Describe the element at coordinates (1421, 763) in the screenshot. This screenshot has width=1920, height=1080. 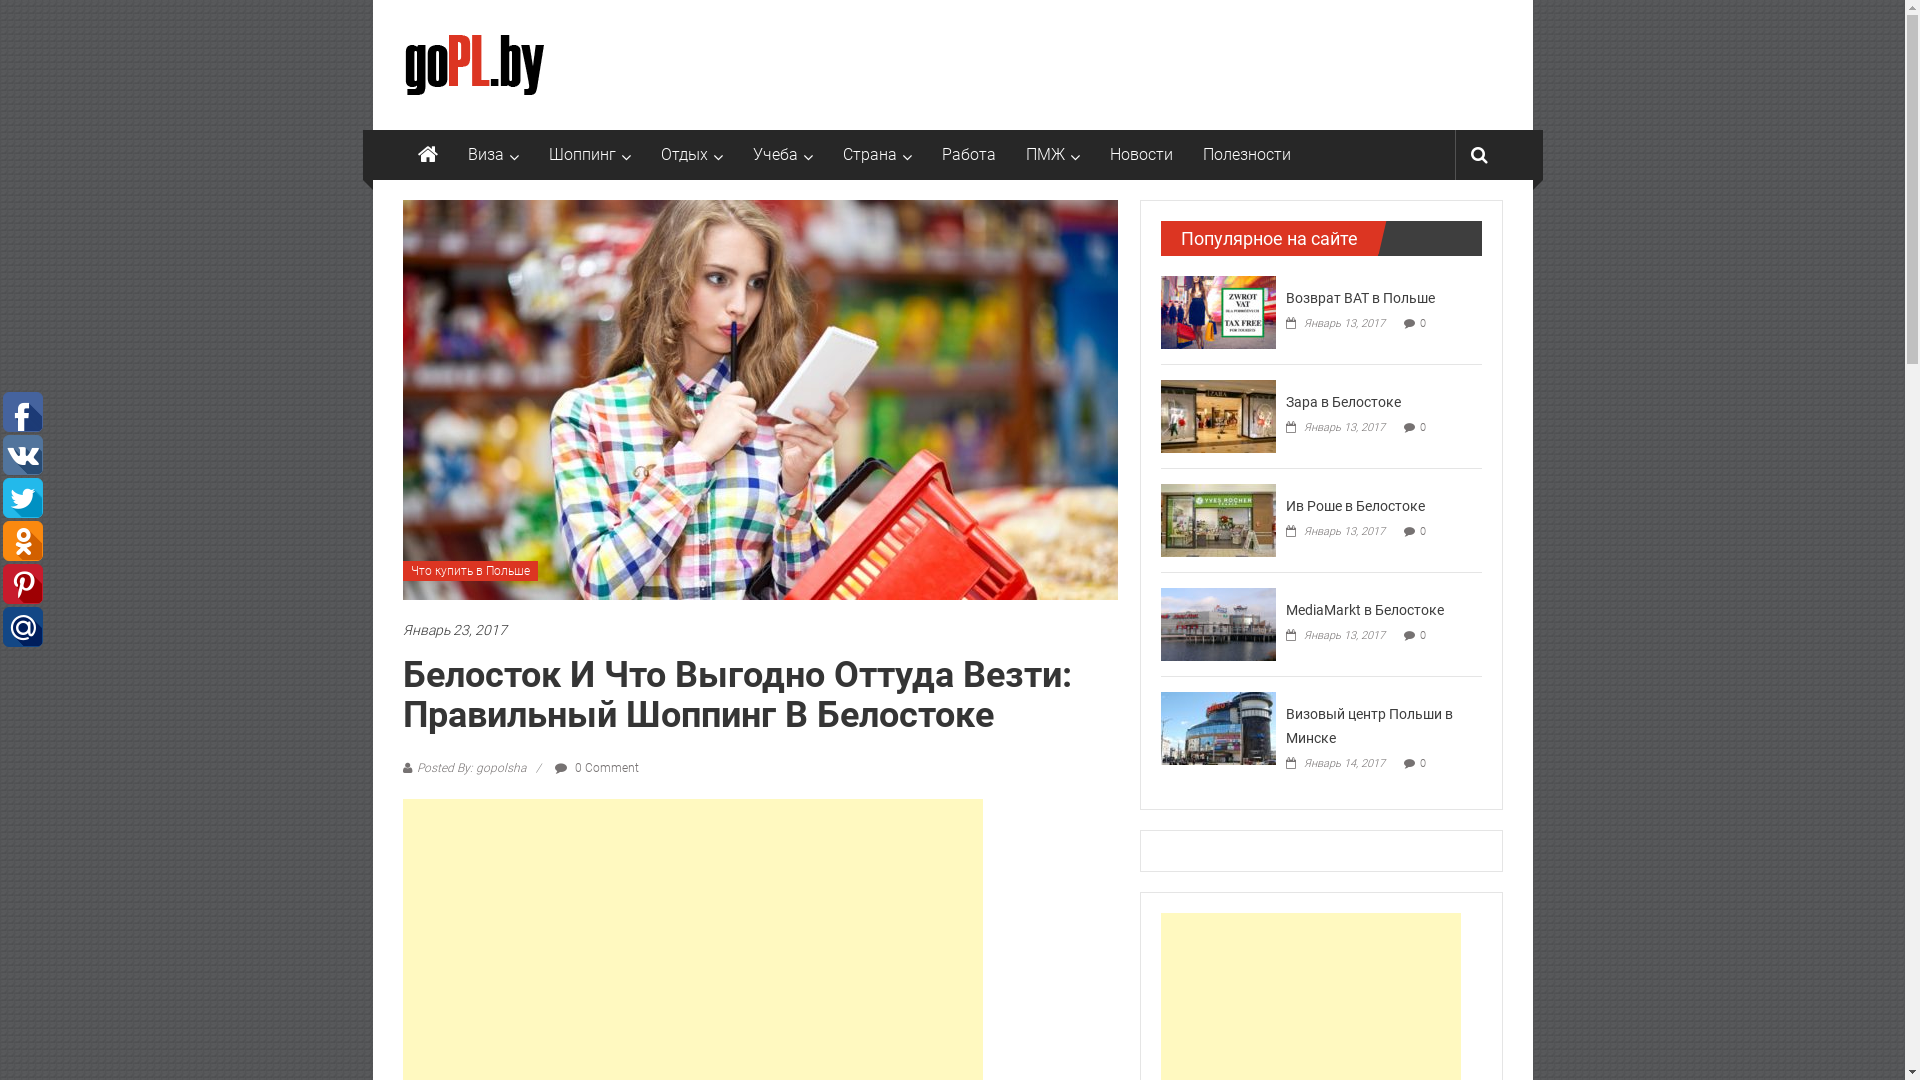
I see `'0'` at that location.